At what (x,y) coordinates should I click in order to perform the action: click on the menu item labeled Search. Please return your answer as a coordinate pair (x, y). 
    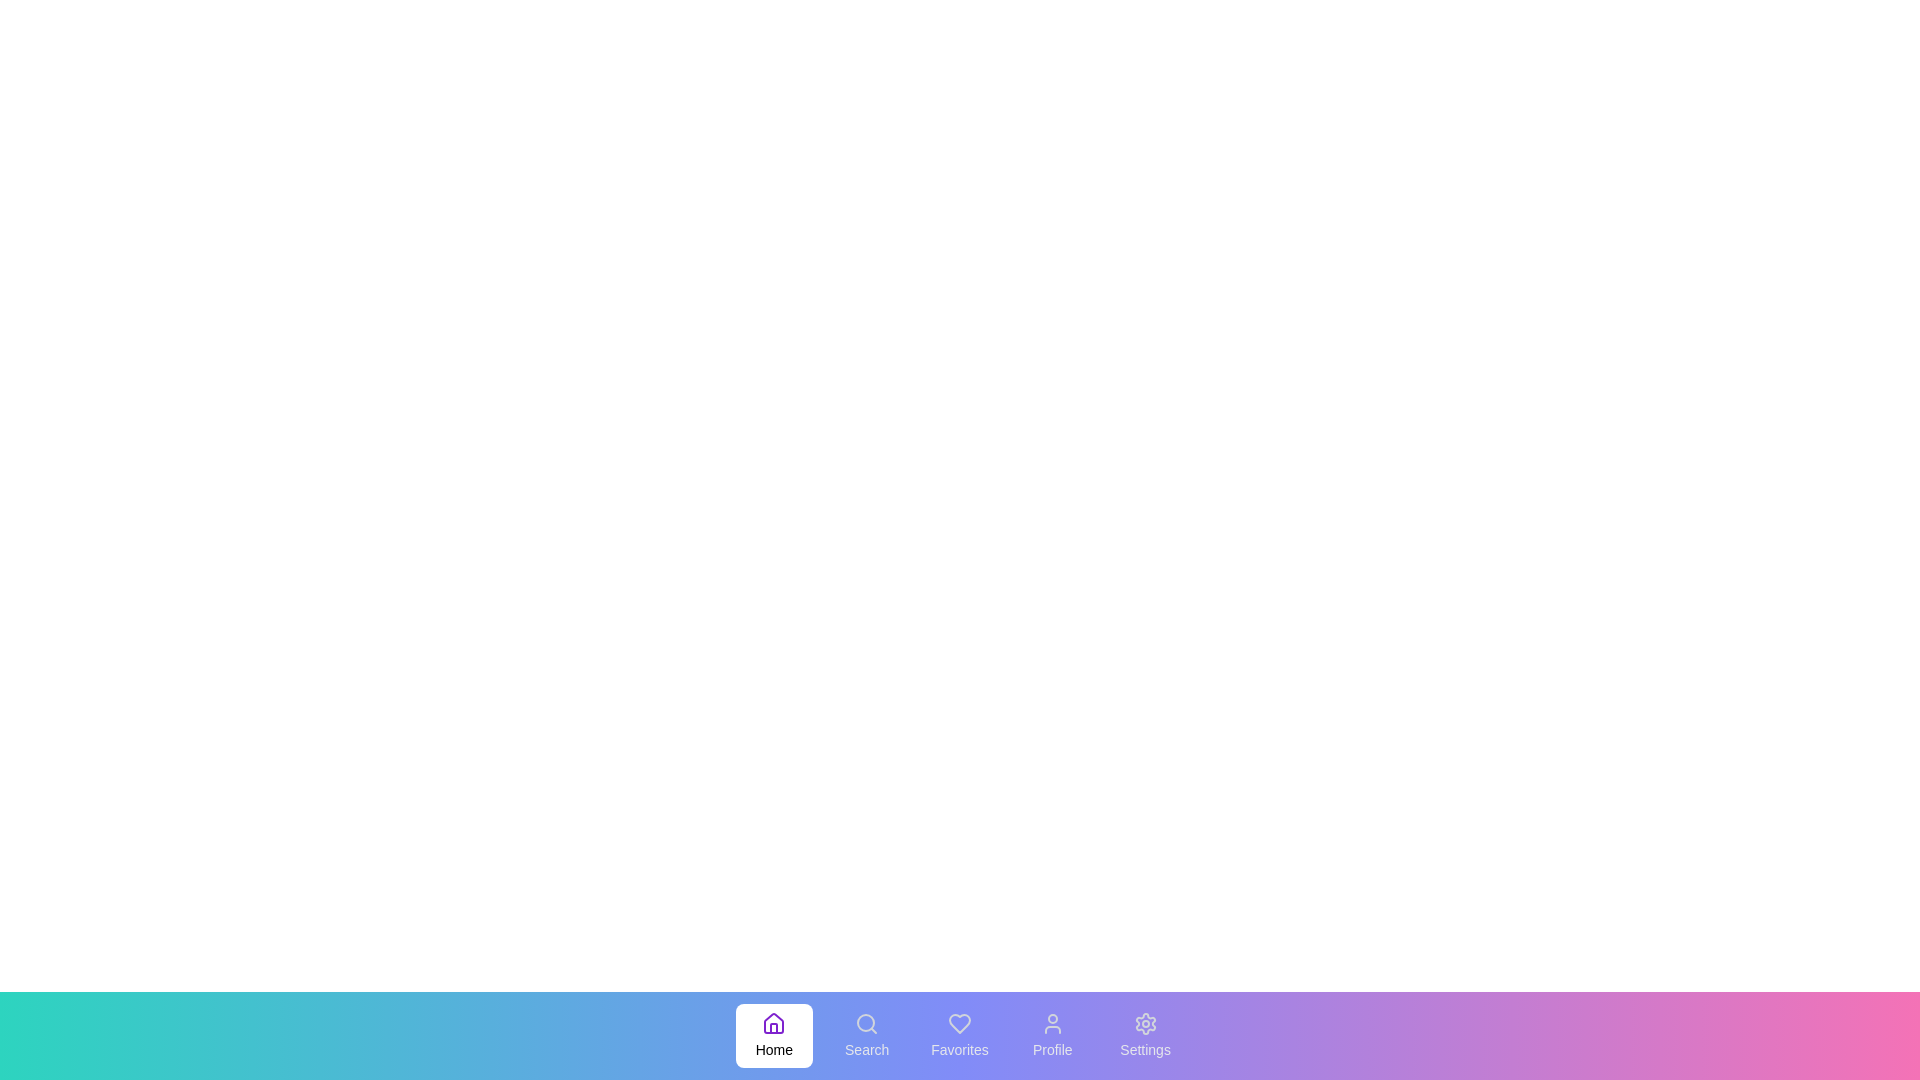
    Looking at the image, I should click on (867, 1035).